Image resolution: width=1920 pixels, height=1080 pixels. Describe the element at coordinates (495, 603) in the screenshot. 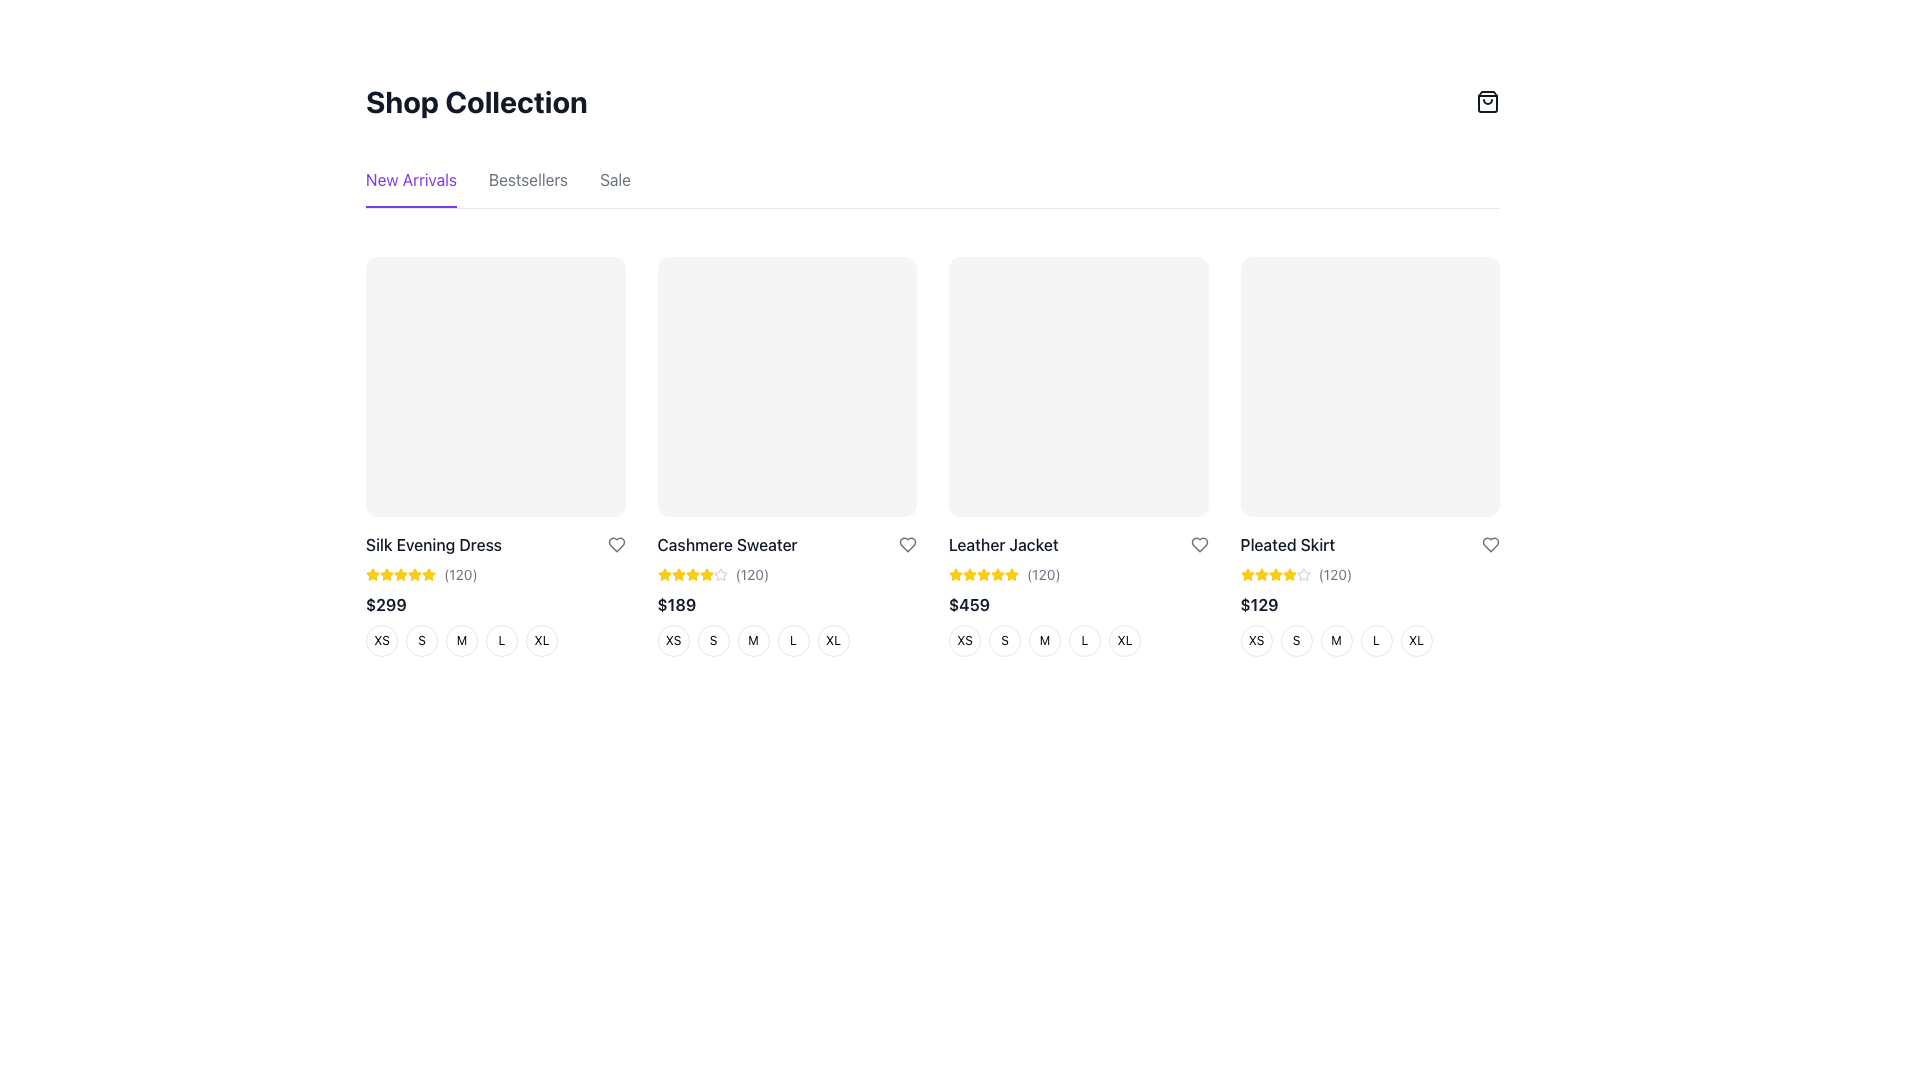

I see `price displayed below the rating stars and the title 'Silk Evening Dress', which indicates the product price of $299` at that location.